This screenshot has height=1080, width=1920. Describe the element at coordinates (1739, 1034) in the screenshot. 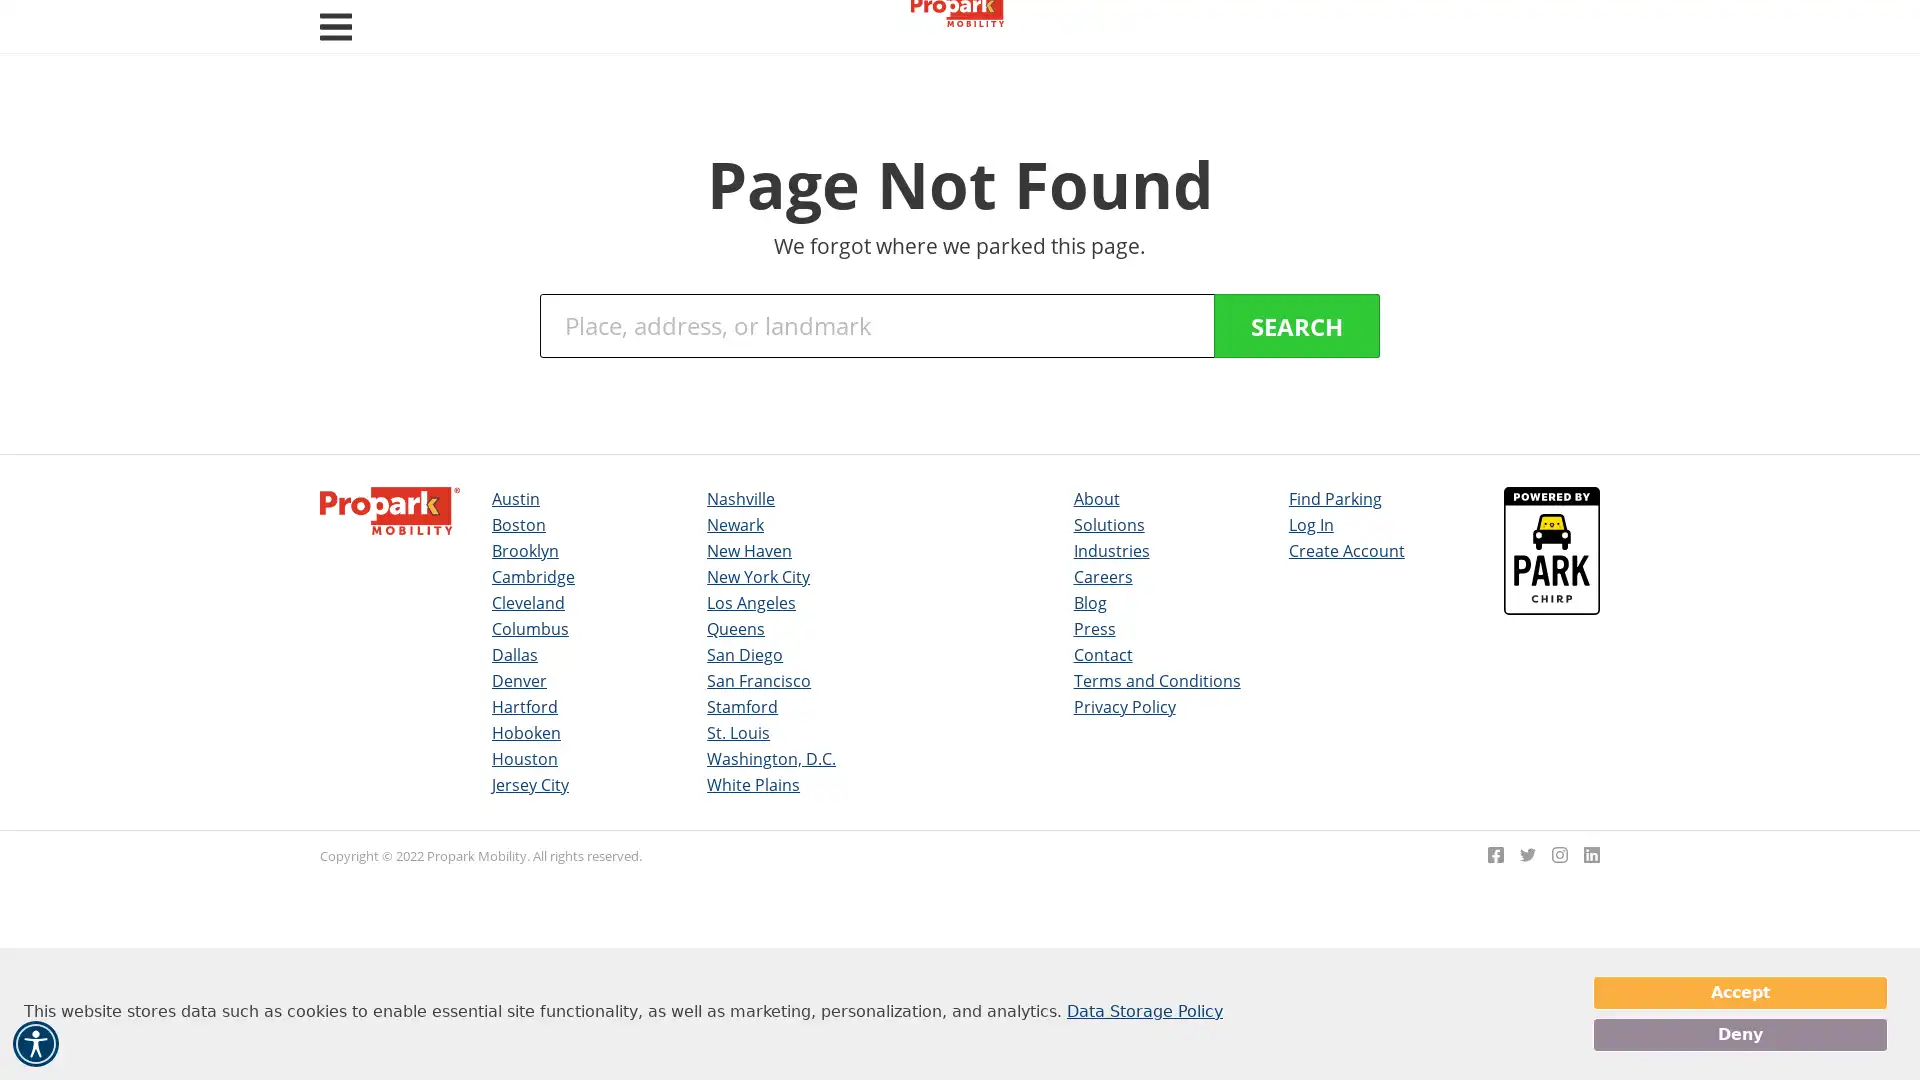

I see `Deny` at that location.